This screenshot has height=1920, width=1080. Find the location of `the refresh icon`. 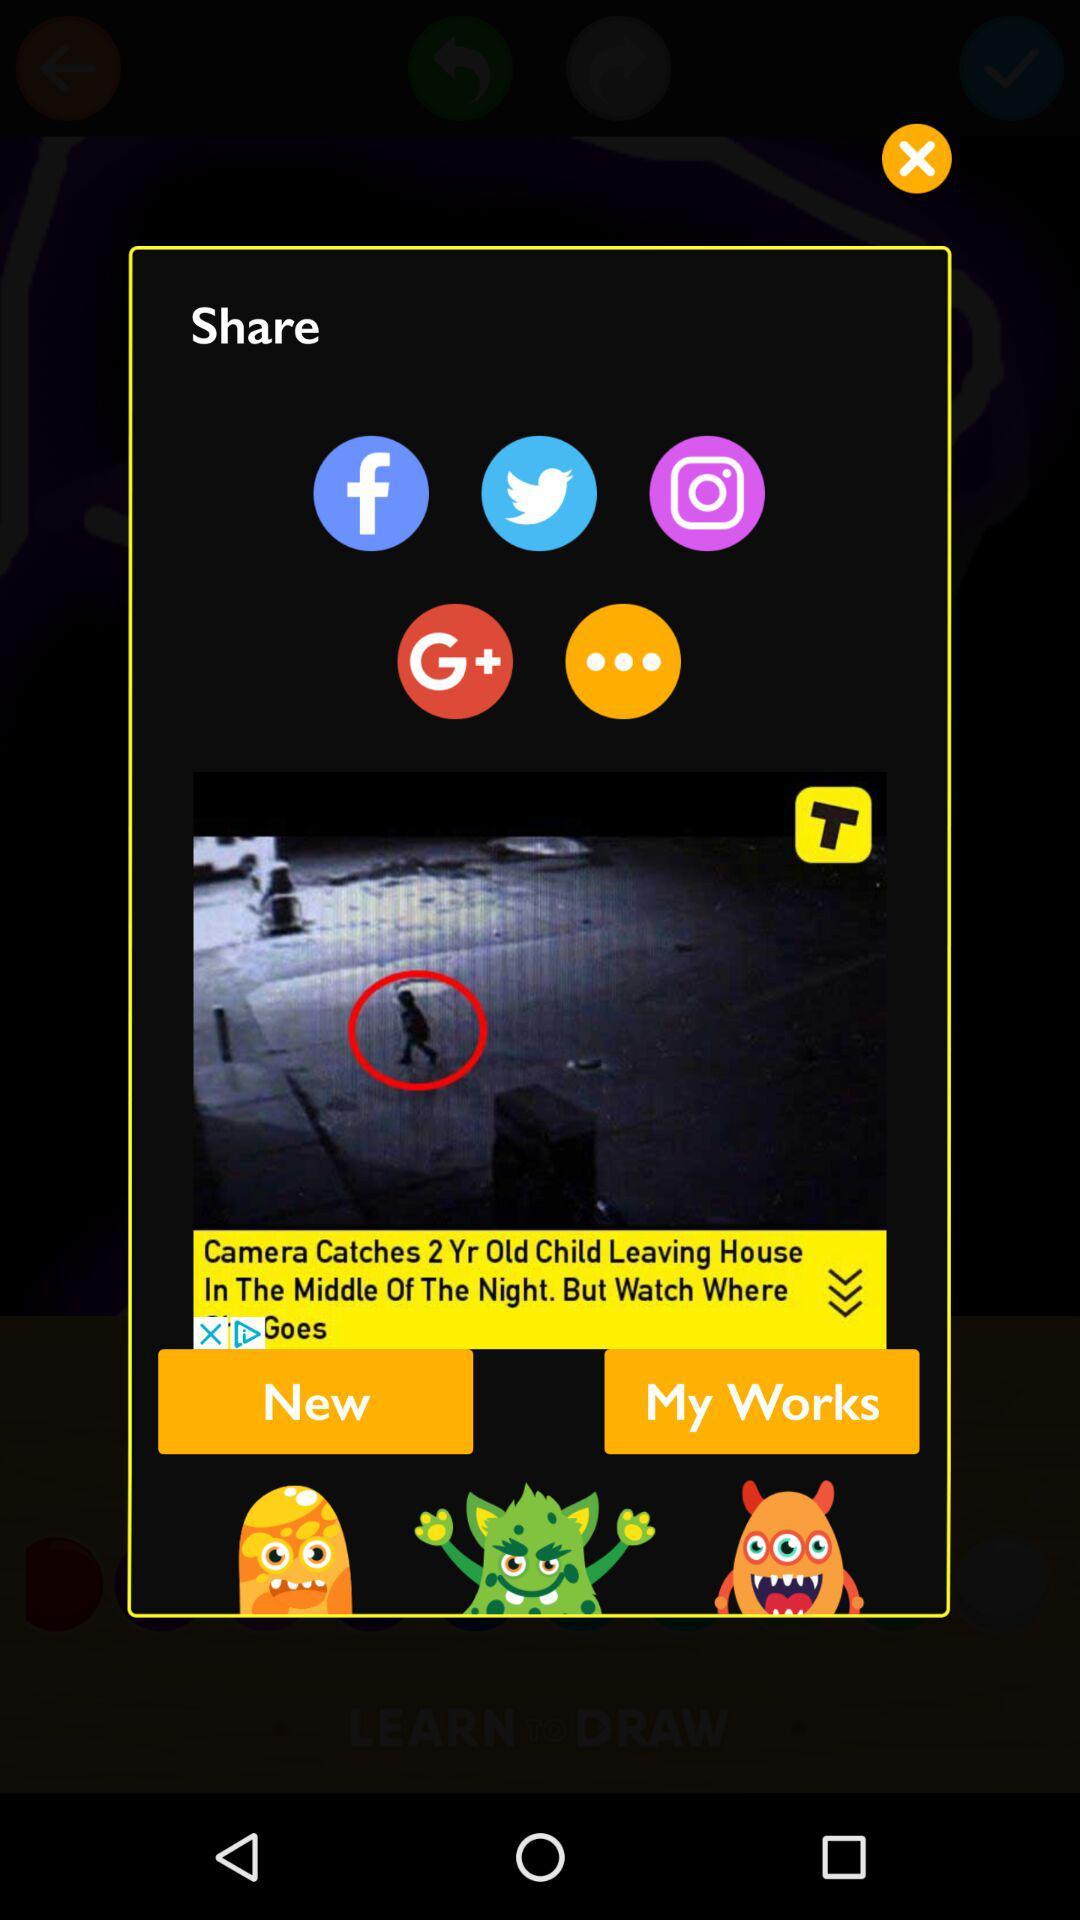

the refresh icon is located at coordinates (455, 661).